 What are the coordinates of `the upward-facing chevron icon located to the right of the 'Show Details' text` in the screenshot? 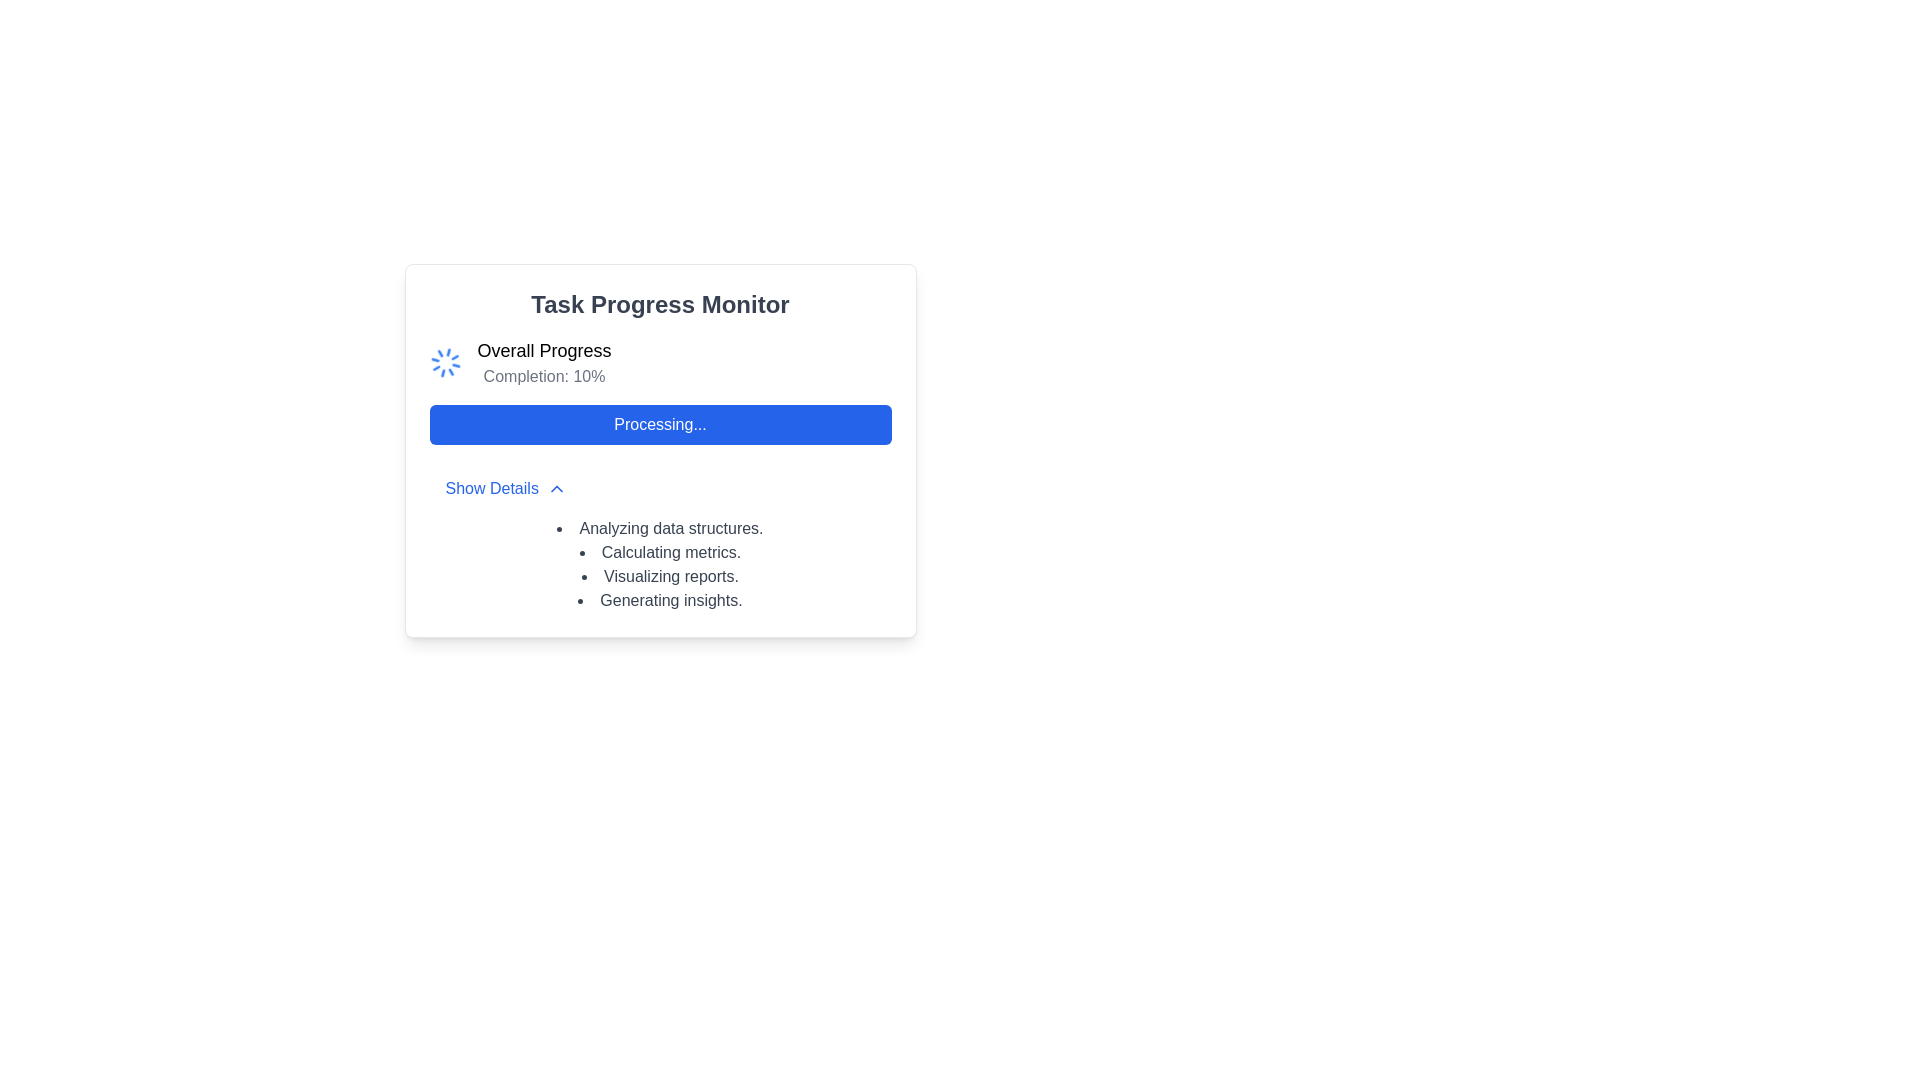 It's located at (556, 489).